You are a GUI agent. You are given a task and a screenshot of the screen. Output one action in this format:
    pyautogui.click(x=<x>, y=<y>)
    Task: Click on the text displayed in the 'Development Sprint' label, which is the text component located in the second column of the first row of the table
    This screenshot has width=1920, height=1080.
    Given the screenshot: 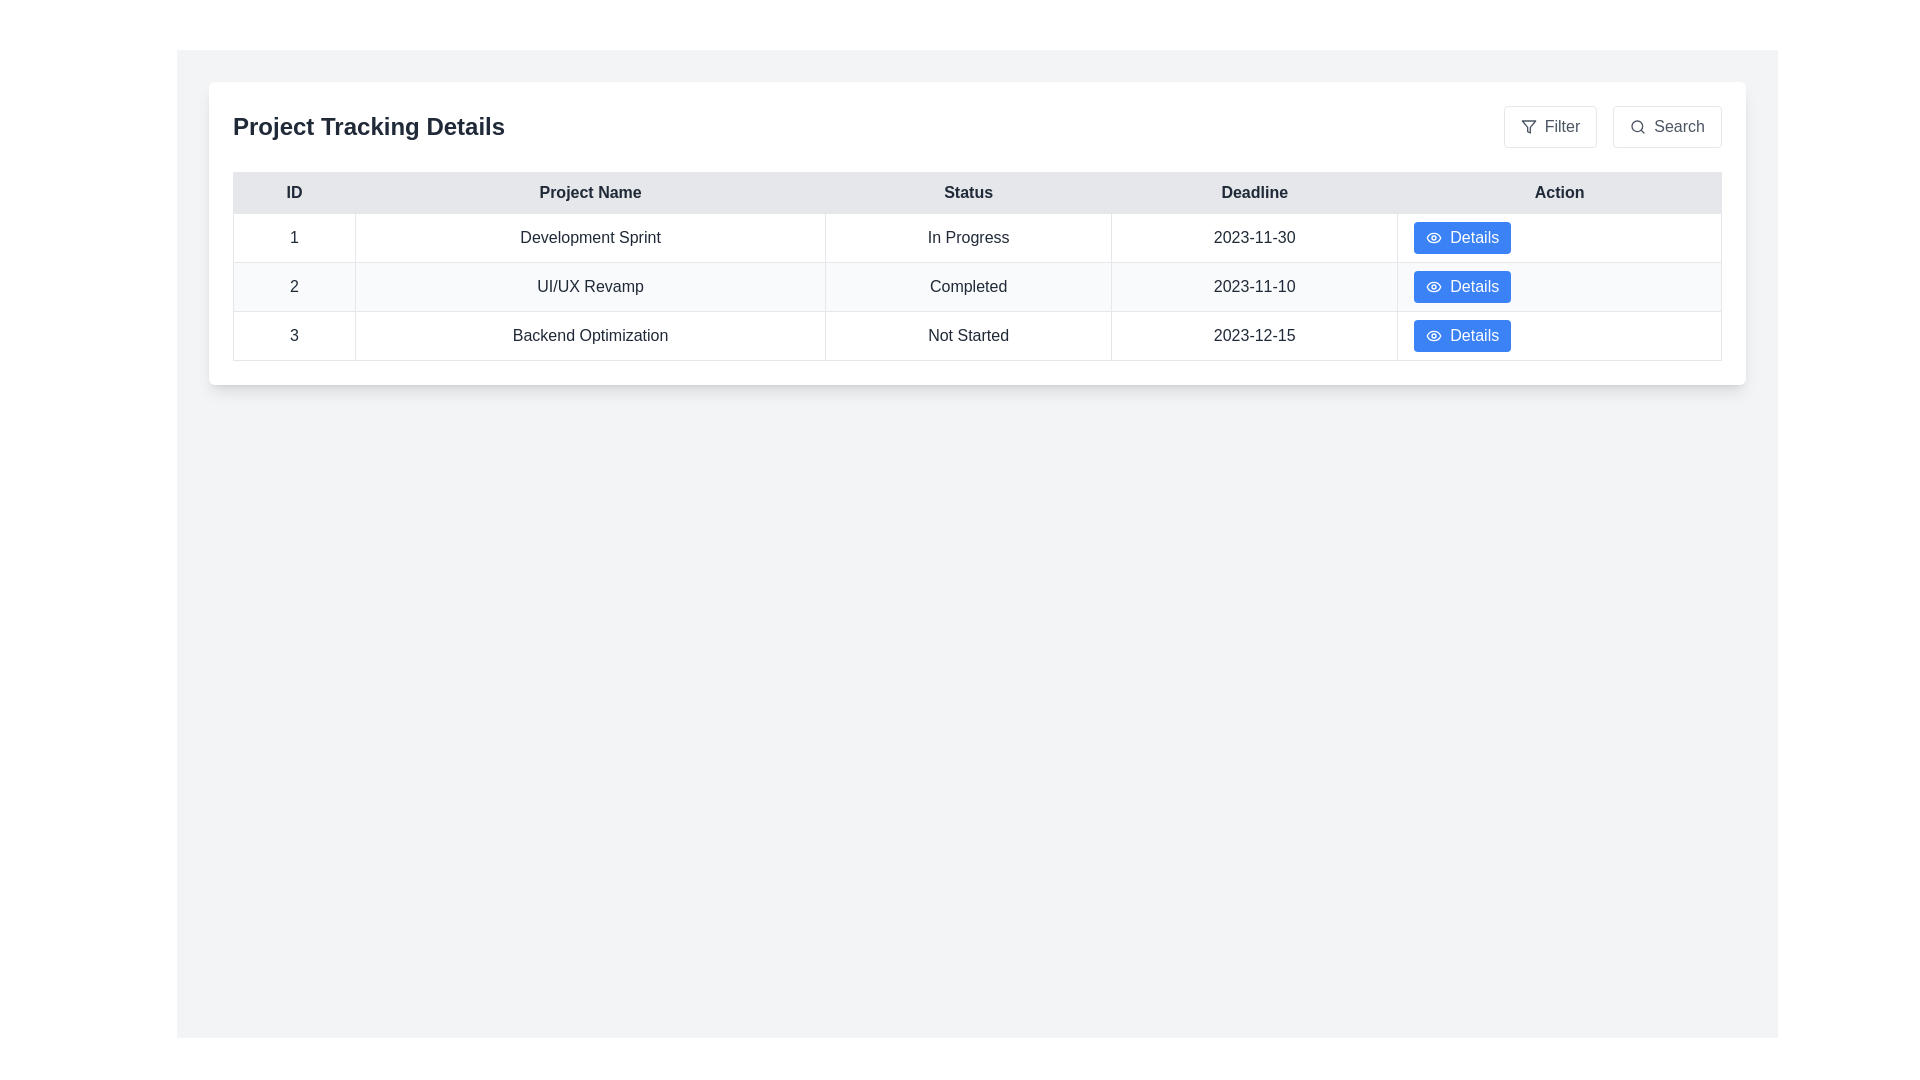 What is the action you would take?
    pyautogui.click(x=589, y=237)
    